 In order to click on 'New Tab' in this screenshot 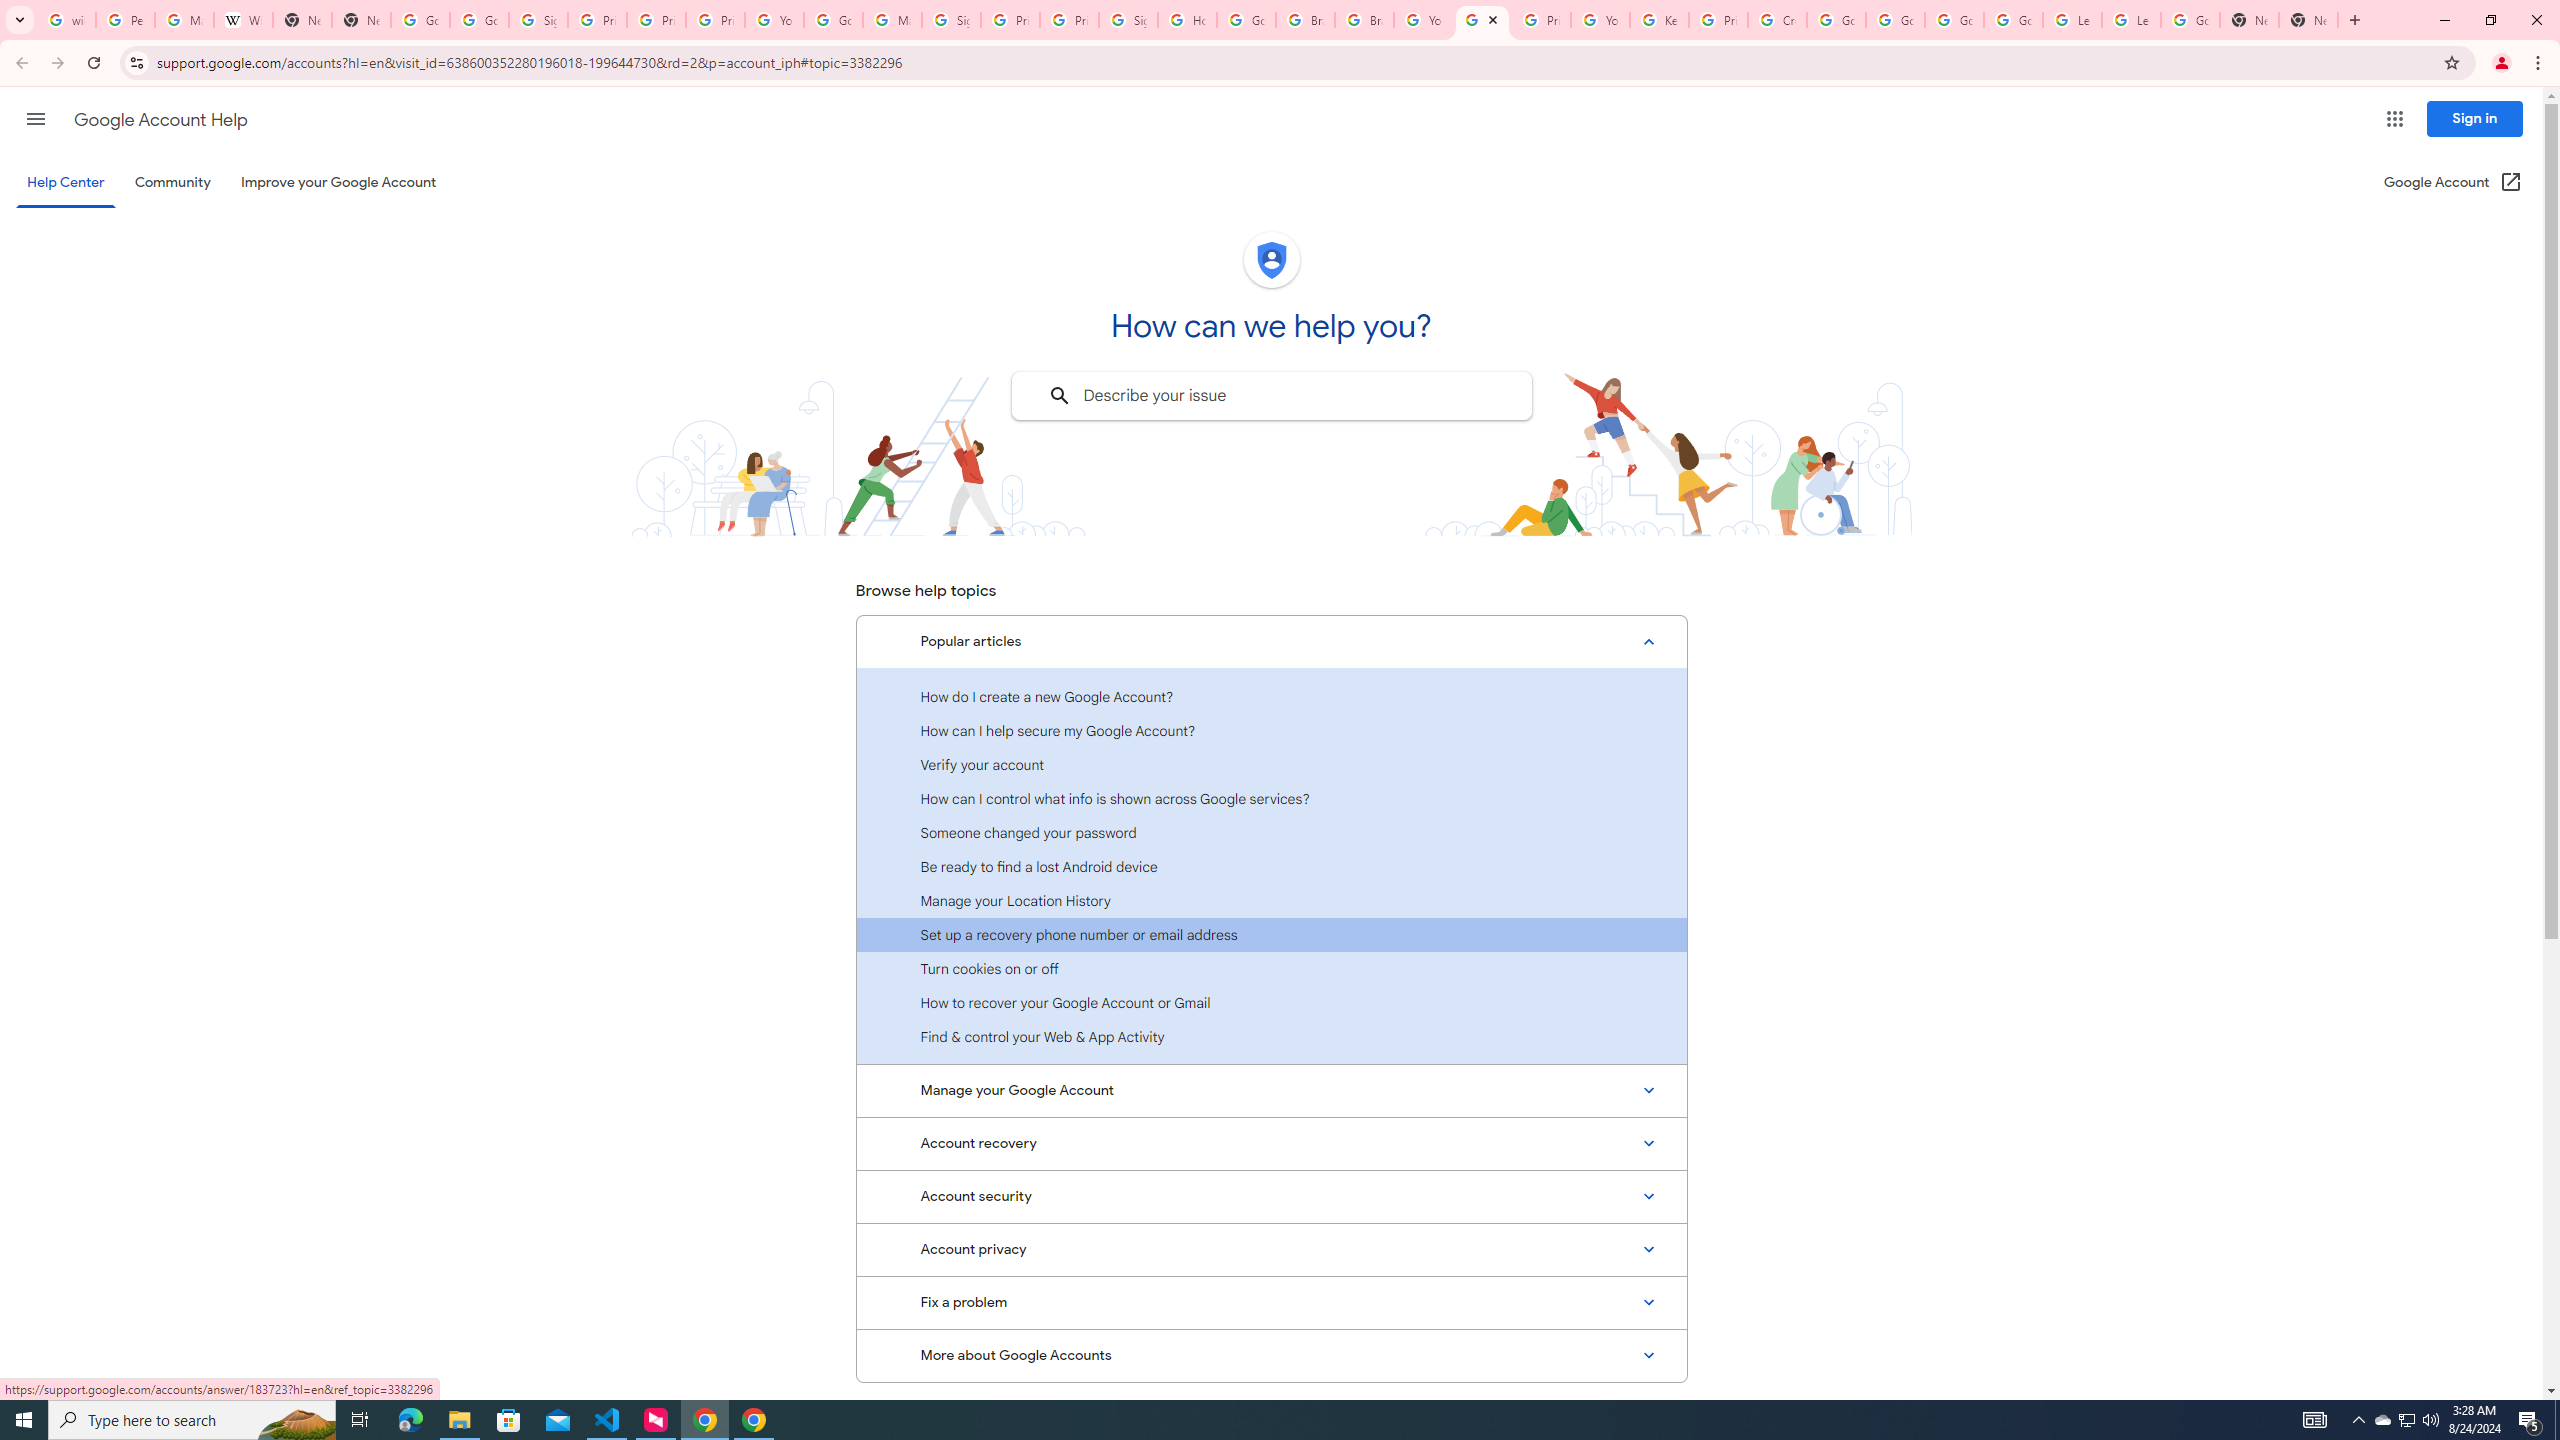, I will do `click(2250, 19)`.